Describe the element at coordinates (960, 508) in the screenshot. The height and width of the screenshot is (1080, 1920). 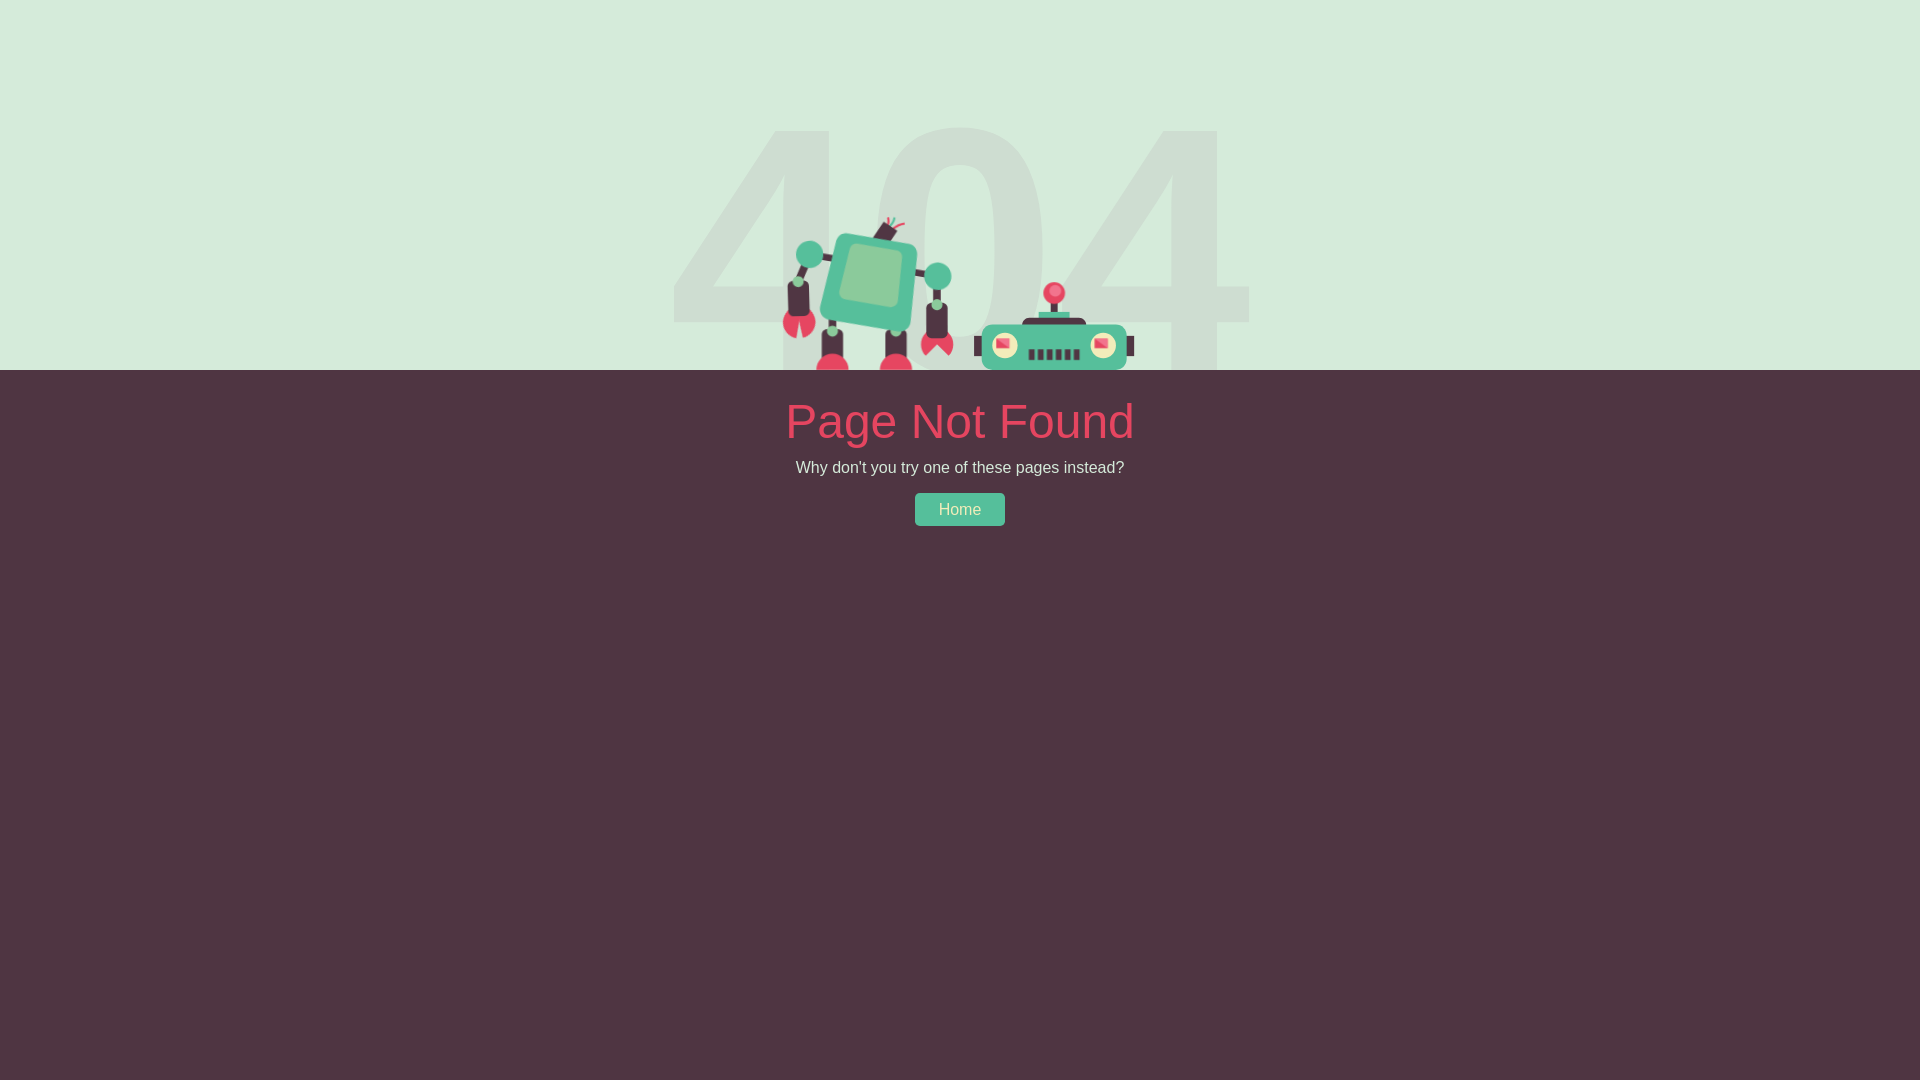
I see `'Home'` at that location.